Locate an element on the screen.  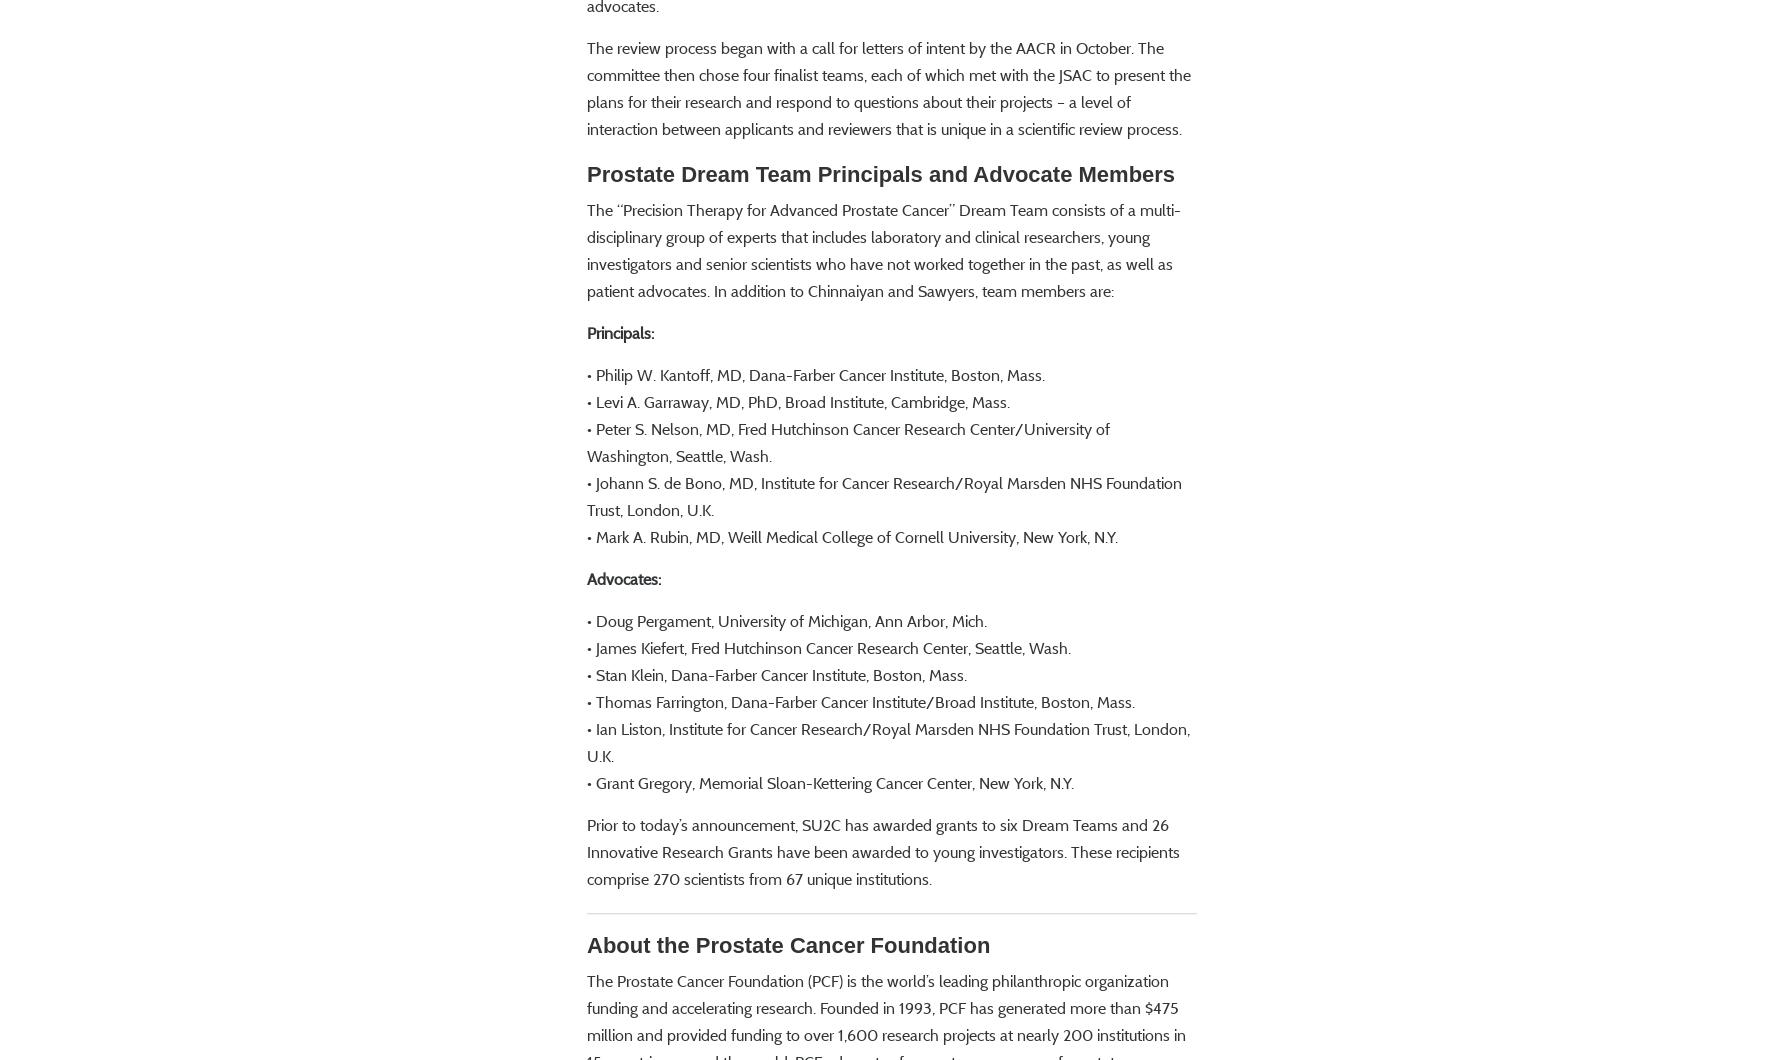
'• Grant Gregory, Memorial Sloan-Kettering Cancer Center, New York, N.Y.' is located at coordinates (829, 841).